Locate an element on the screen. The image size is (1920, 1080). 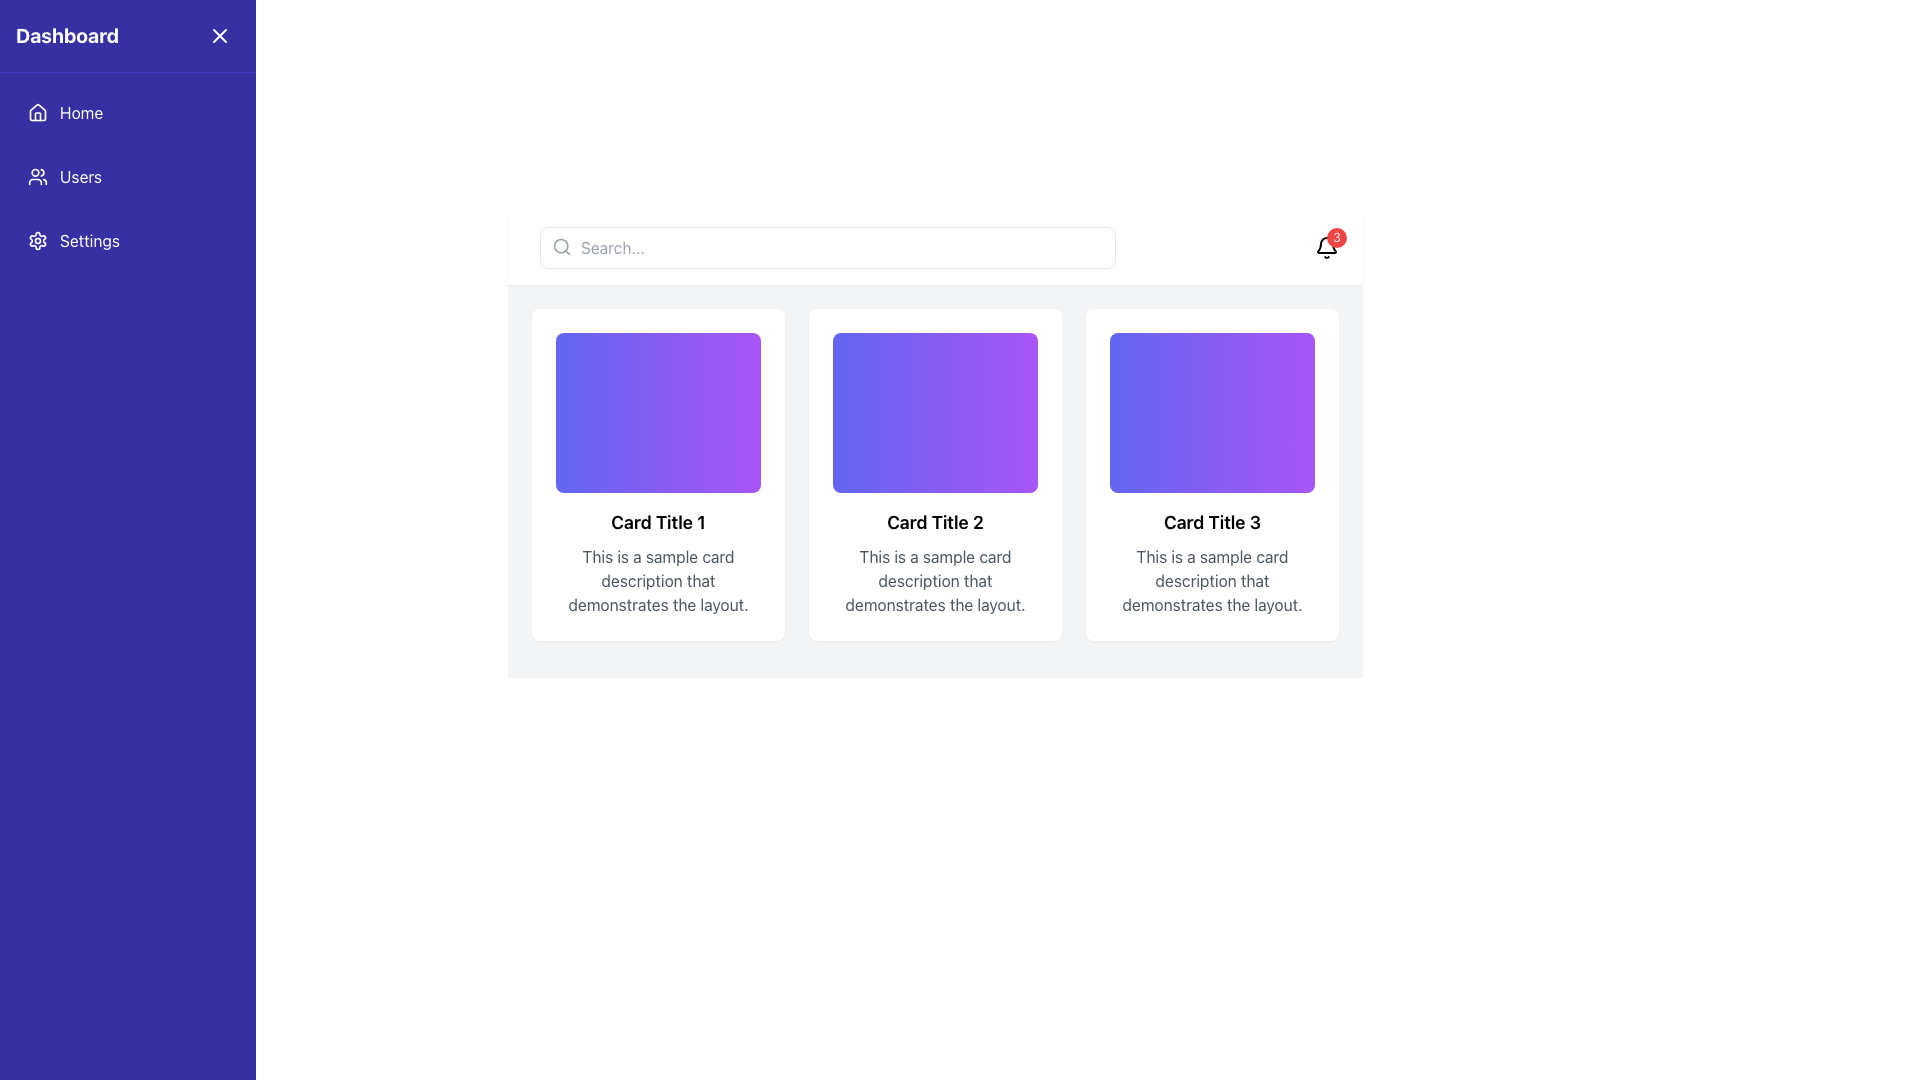
the 'Users' menu icon located in the sidebar of the application interface, positioned below 'Home' and above 'Settings' is located at coordinates (38, 176).